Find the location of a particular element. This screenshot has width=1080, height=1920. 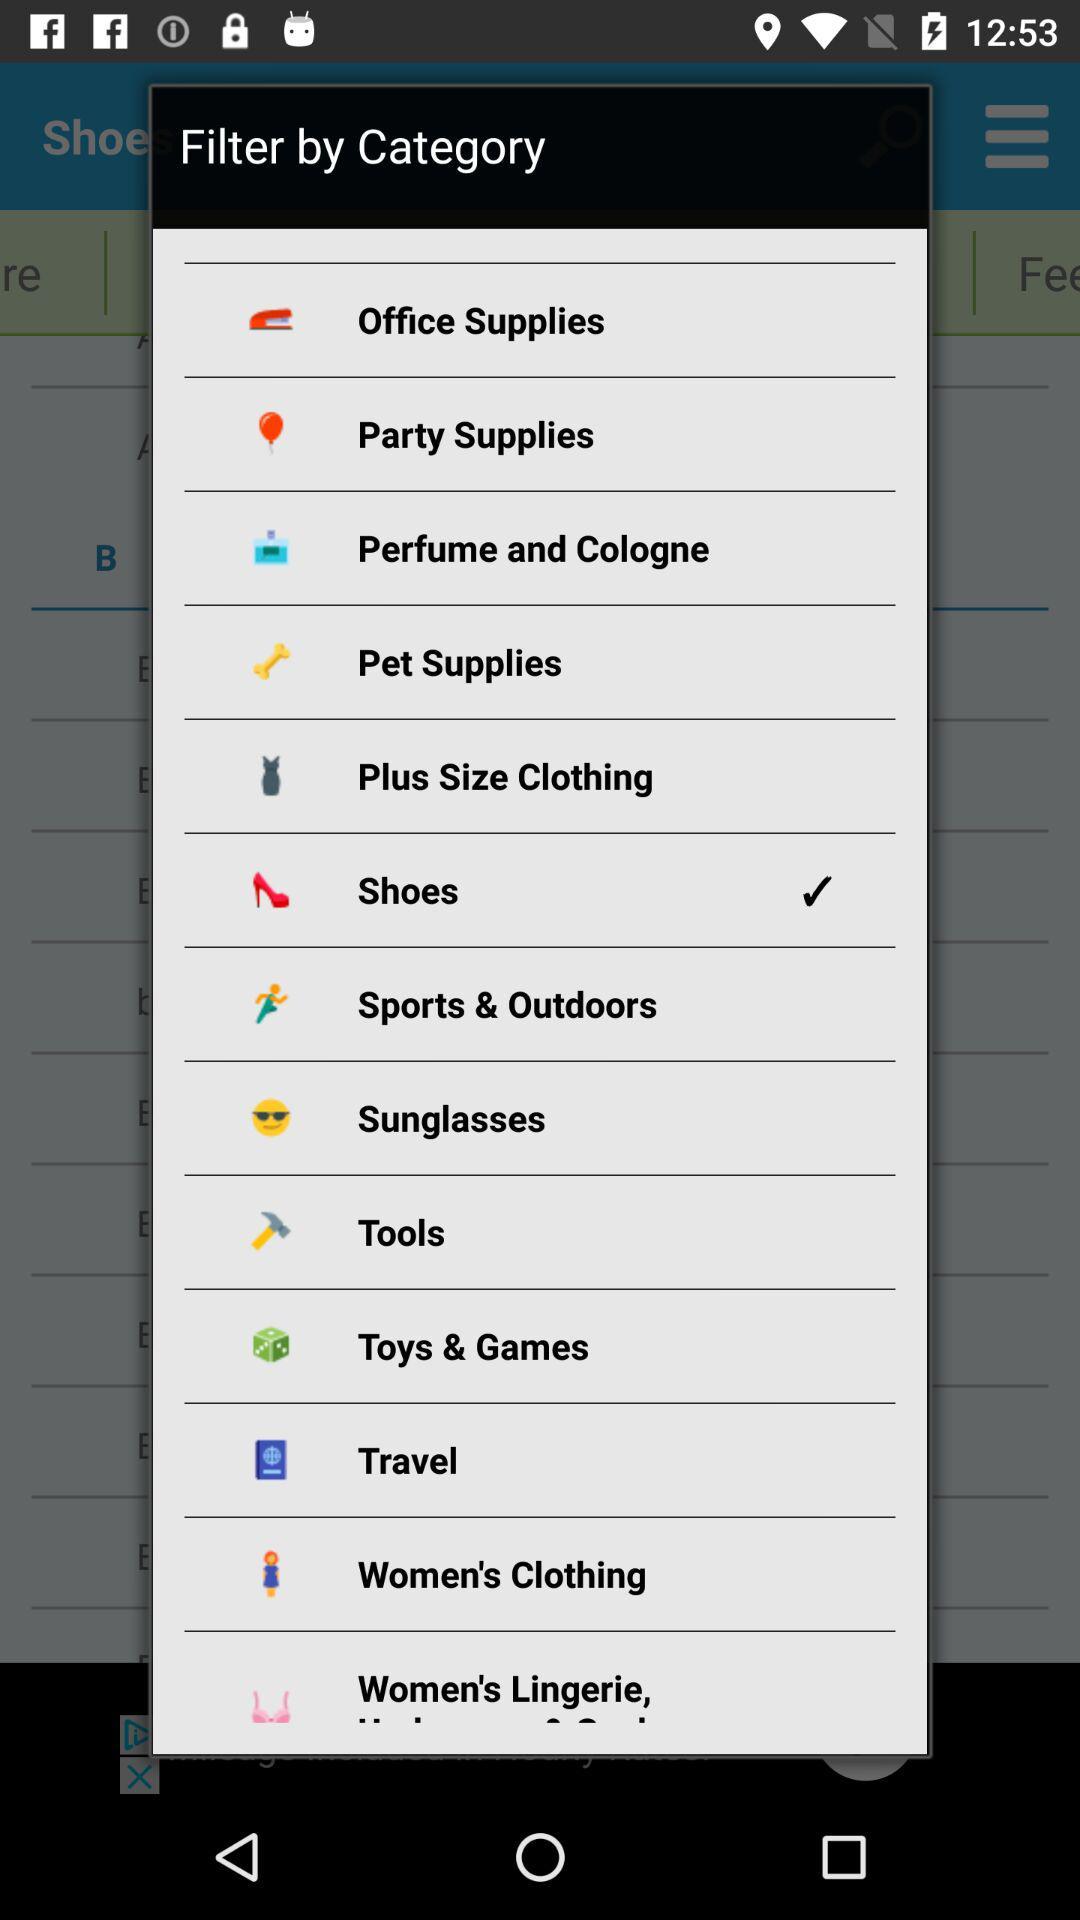

the travel item is located at coordinates (563, 1459).